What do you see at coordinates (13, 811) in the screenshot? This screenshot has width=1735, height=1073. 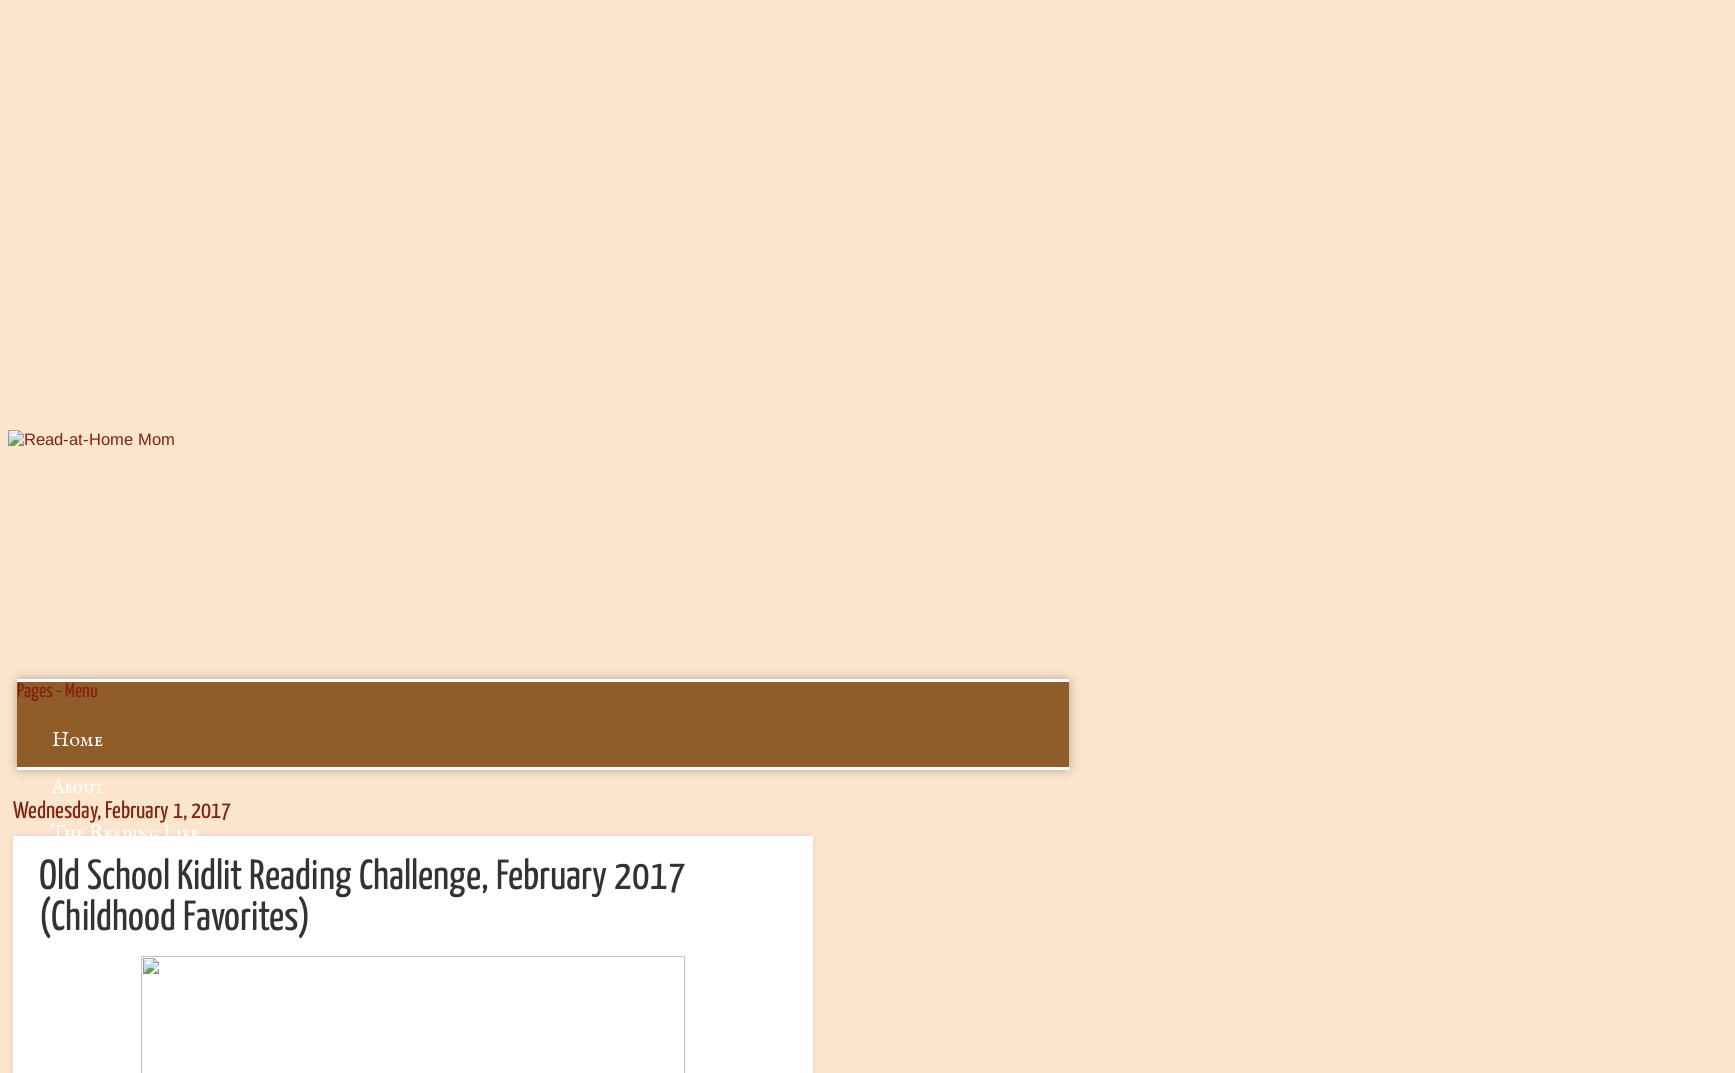 I see `'Wednesday, February 1, 2017'` at bounding box center [13, 811].